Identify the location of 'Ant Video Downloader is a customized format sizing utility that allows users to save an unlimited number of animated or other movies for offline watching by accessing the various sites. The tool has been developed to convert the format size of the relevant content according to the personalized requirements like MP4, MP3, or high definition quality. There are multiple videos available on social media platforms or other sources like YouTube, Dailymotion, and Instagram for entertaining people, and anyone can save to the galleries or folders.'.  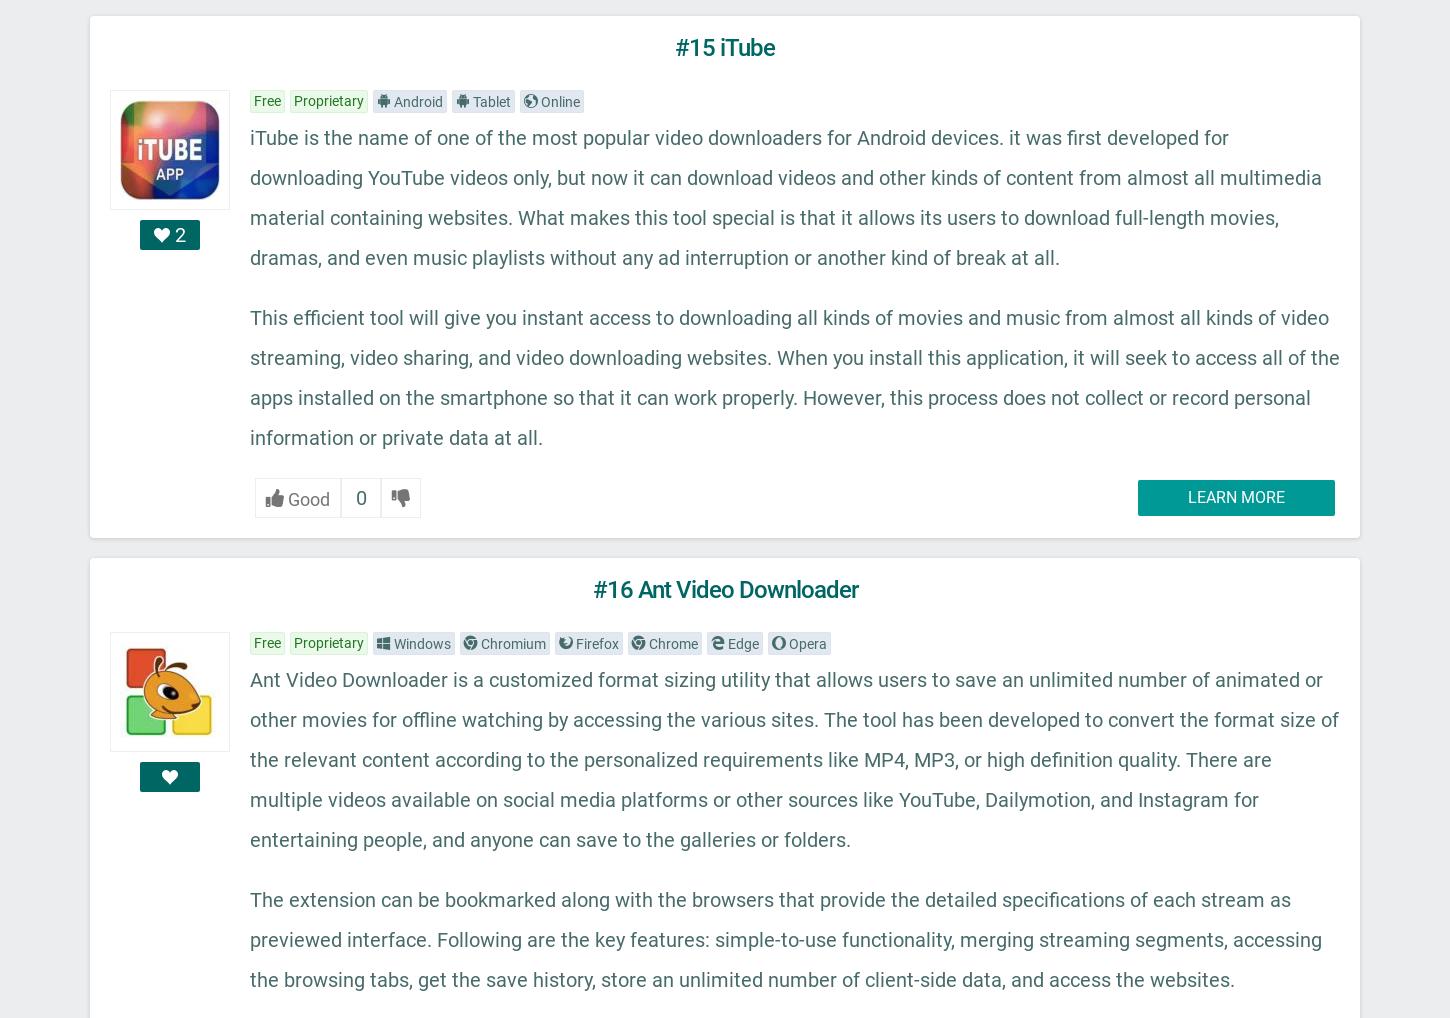
(794, 759).